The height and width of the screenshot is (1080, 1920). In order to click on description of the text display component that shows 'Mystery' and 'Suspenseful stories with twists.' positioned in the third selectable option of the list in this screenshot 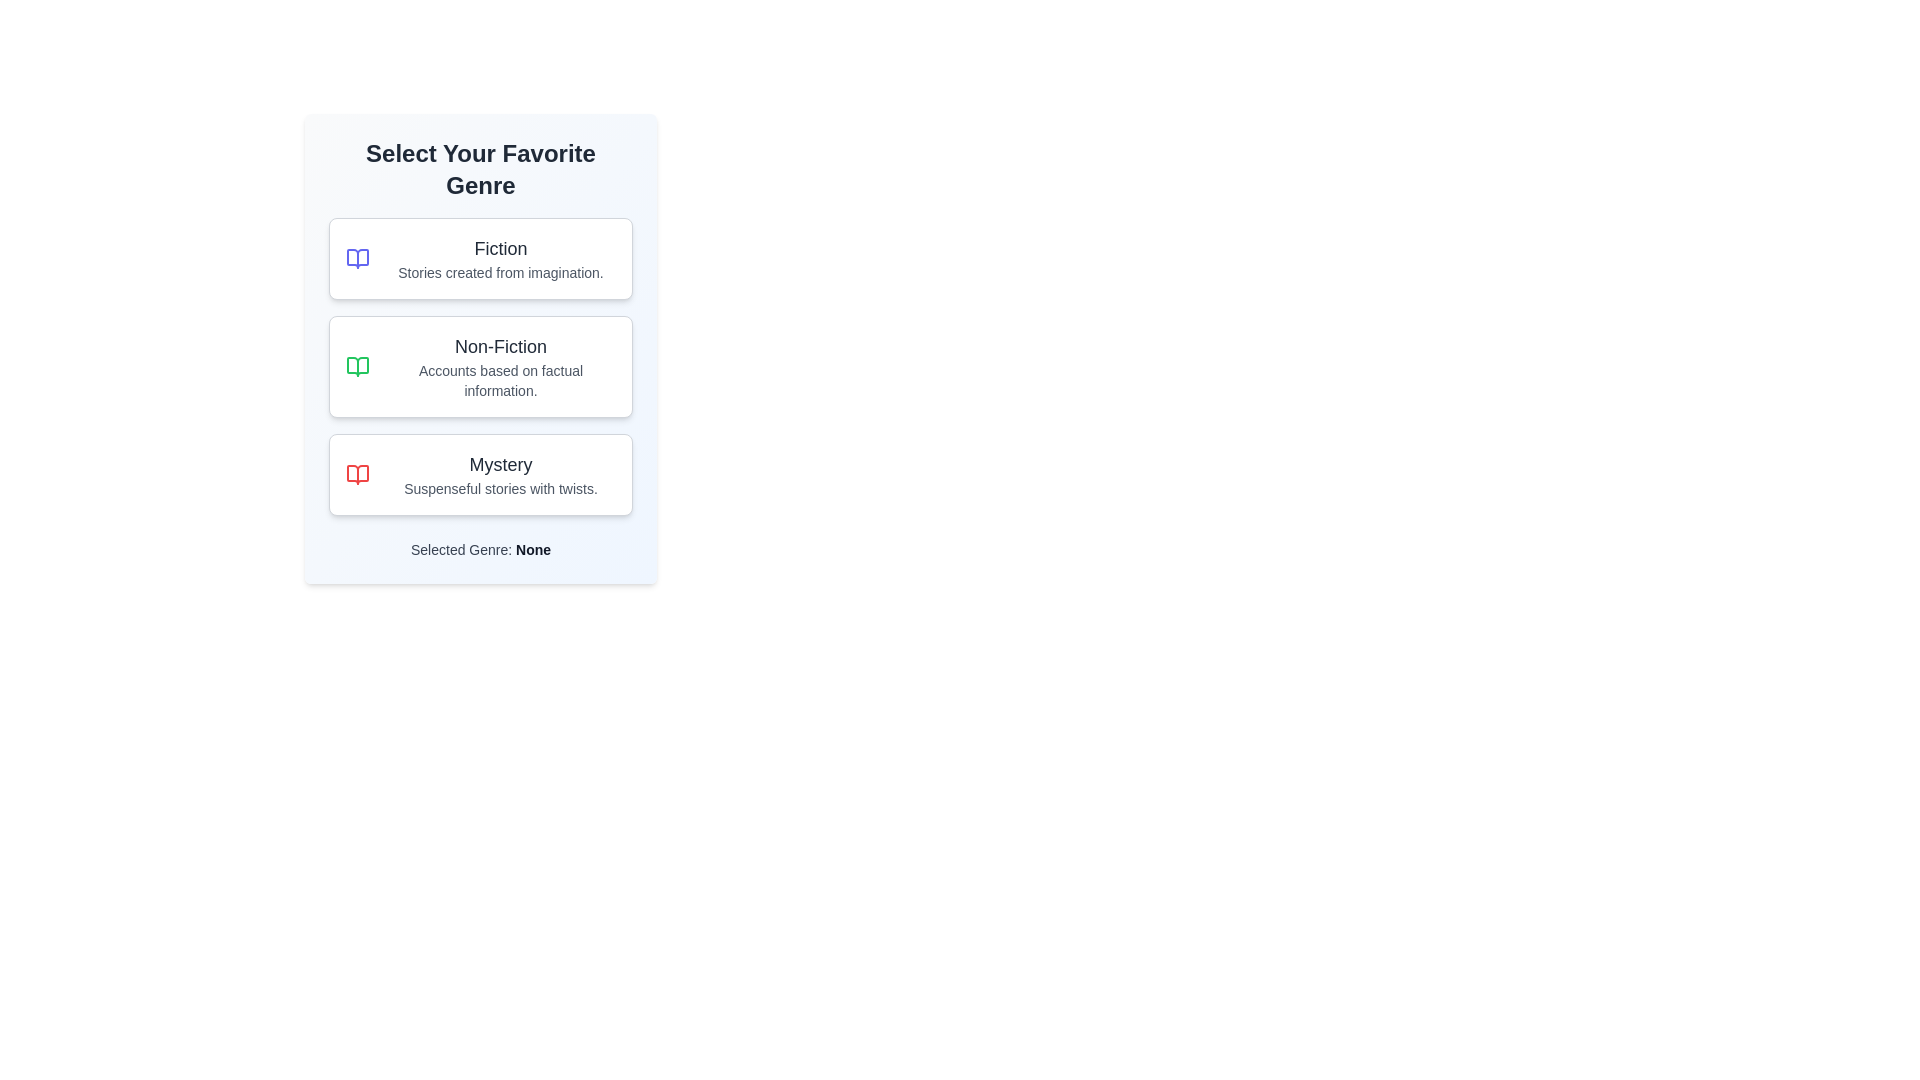, I will do `click(500, 474)`.